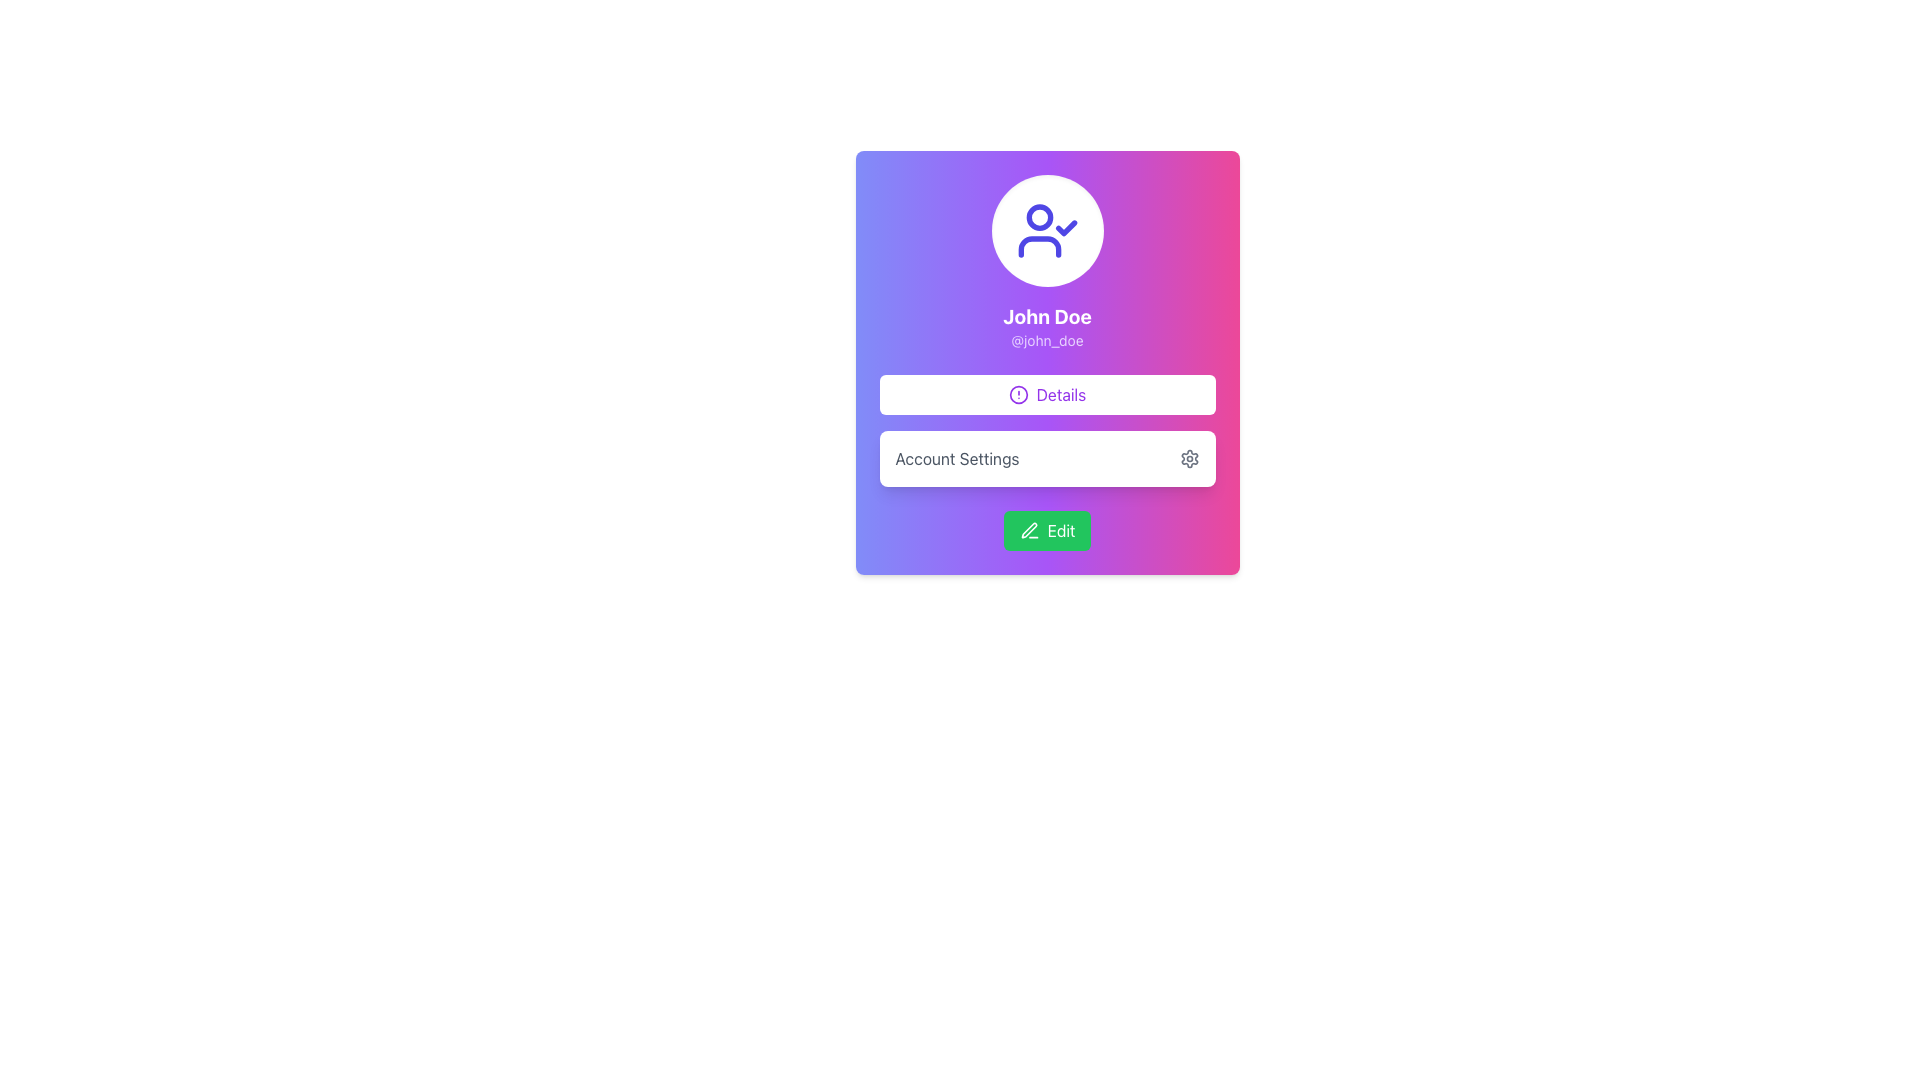 The image size is (1920, 1080). I want to click on the button located beneath the 'John Doe' and '@john_doe' texts, which navigates to detailed user profile or account information, so click(1046, 394).